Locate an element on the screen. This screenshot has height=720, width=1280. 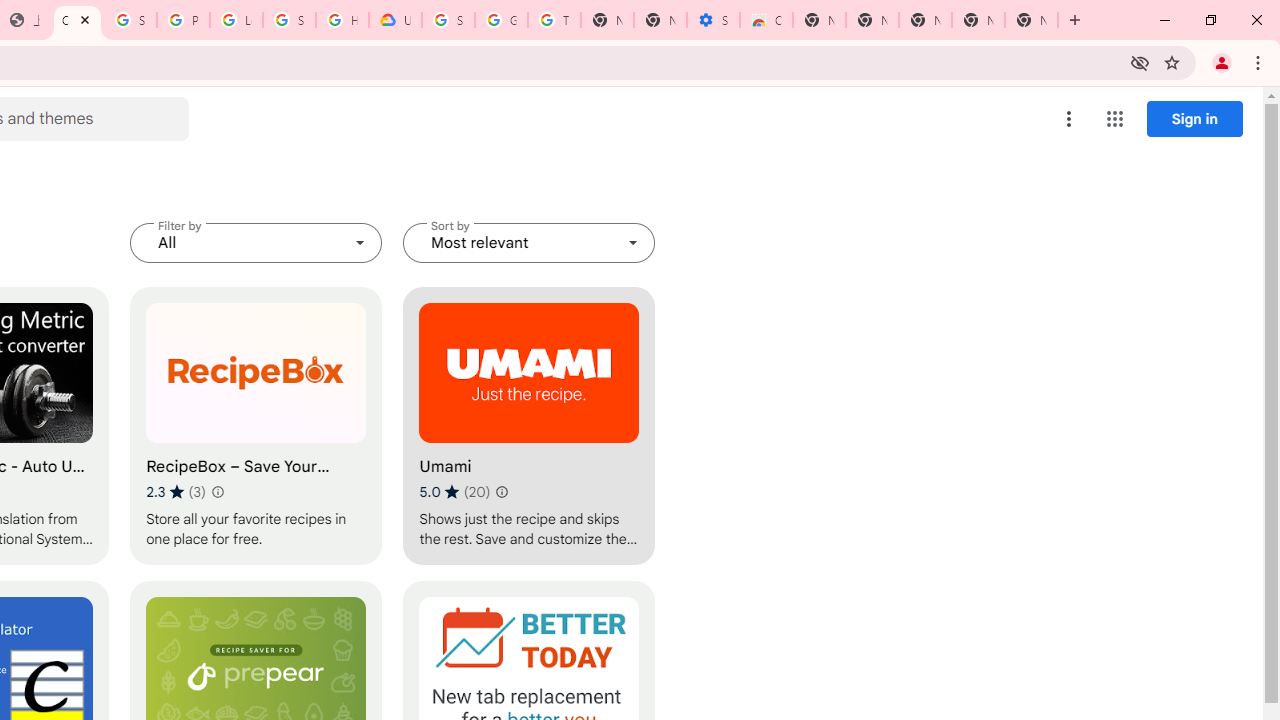
'Turn cookies on or off - Computer - Google Account Help' is located at coordinates (554, 20).